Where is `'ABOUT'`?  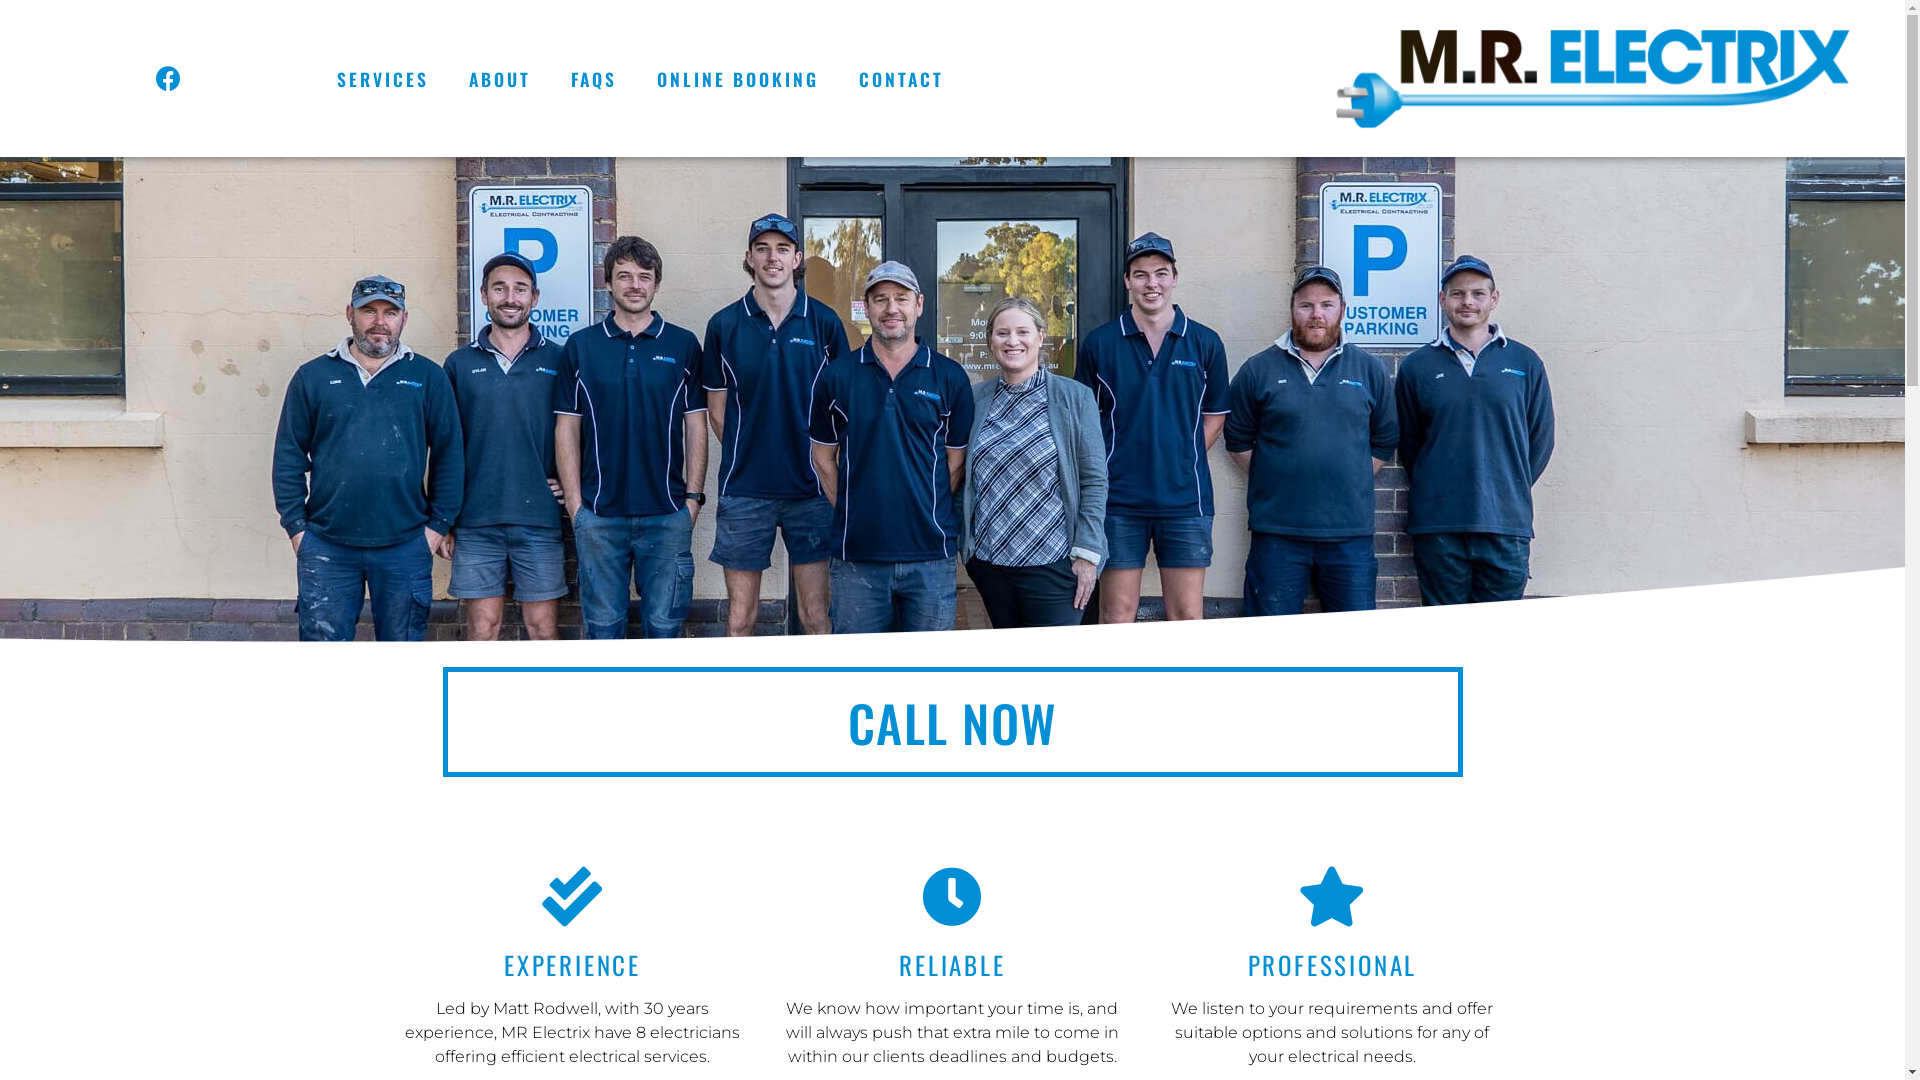 'ABOUT' is located at coordinates (499, 77).